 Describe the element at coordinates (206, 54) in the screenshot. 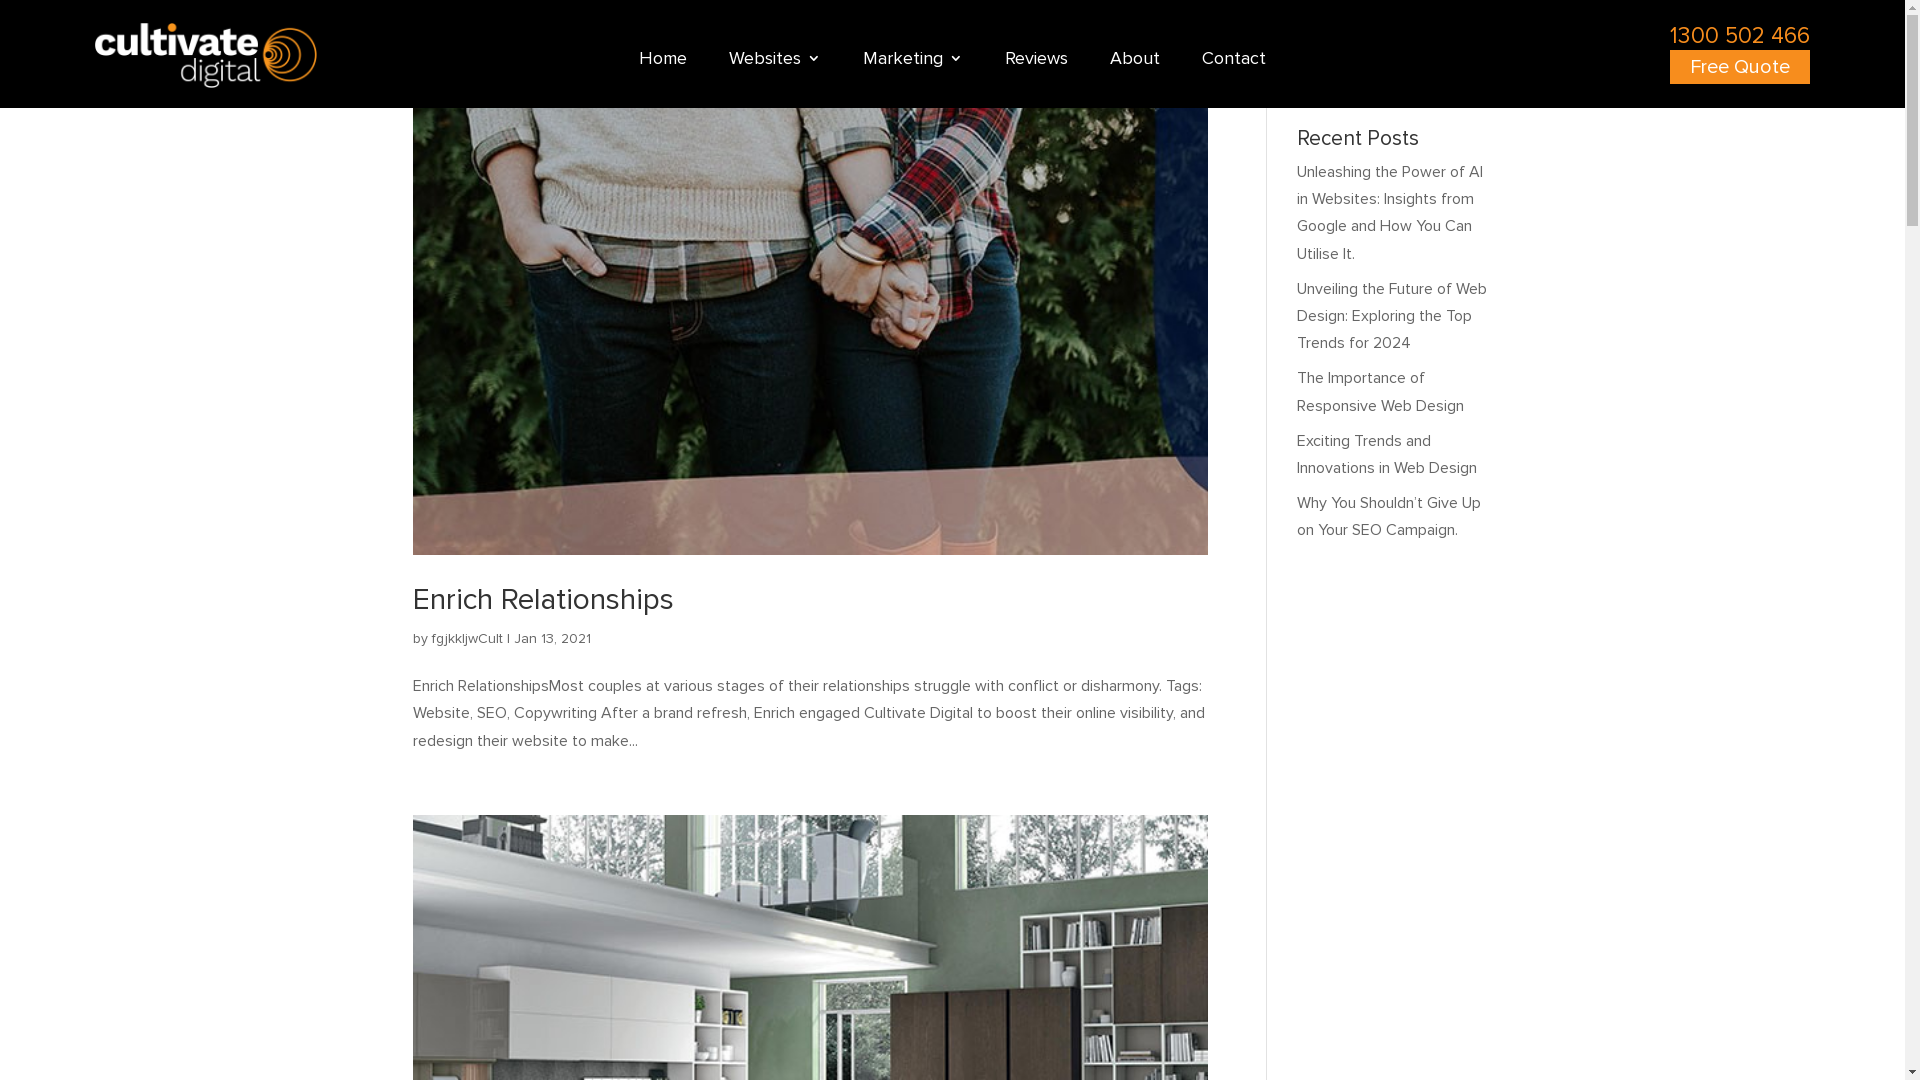

I see `'Cultivate Digital'` at that location.